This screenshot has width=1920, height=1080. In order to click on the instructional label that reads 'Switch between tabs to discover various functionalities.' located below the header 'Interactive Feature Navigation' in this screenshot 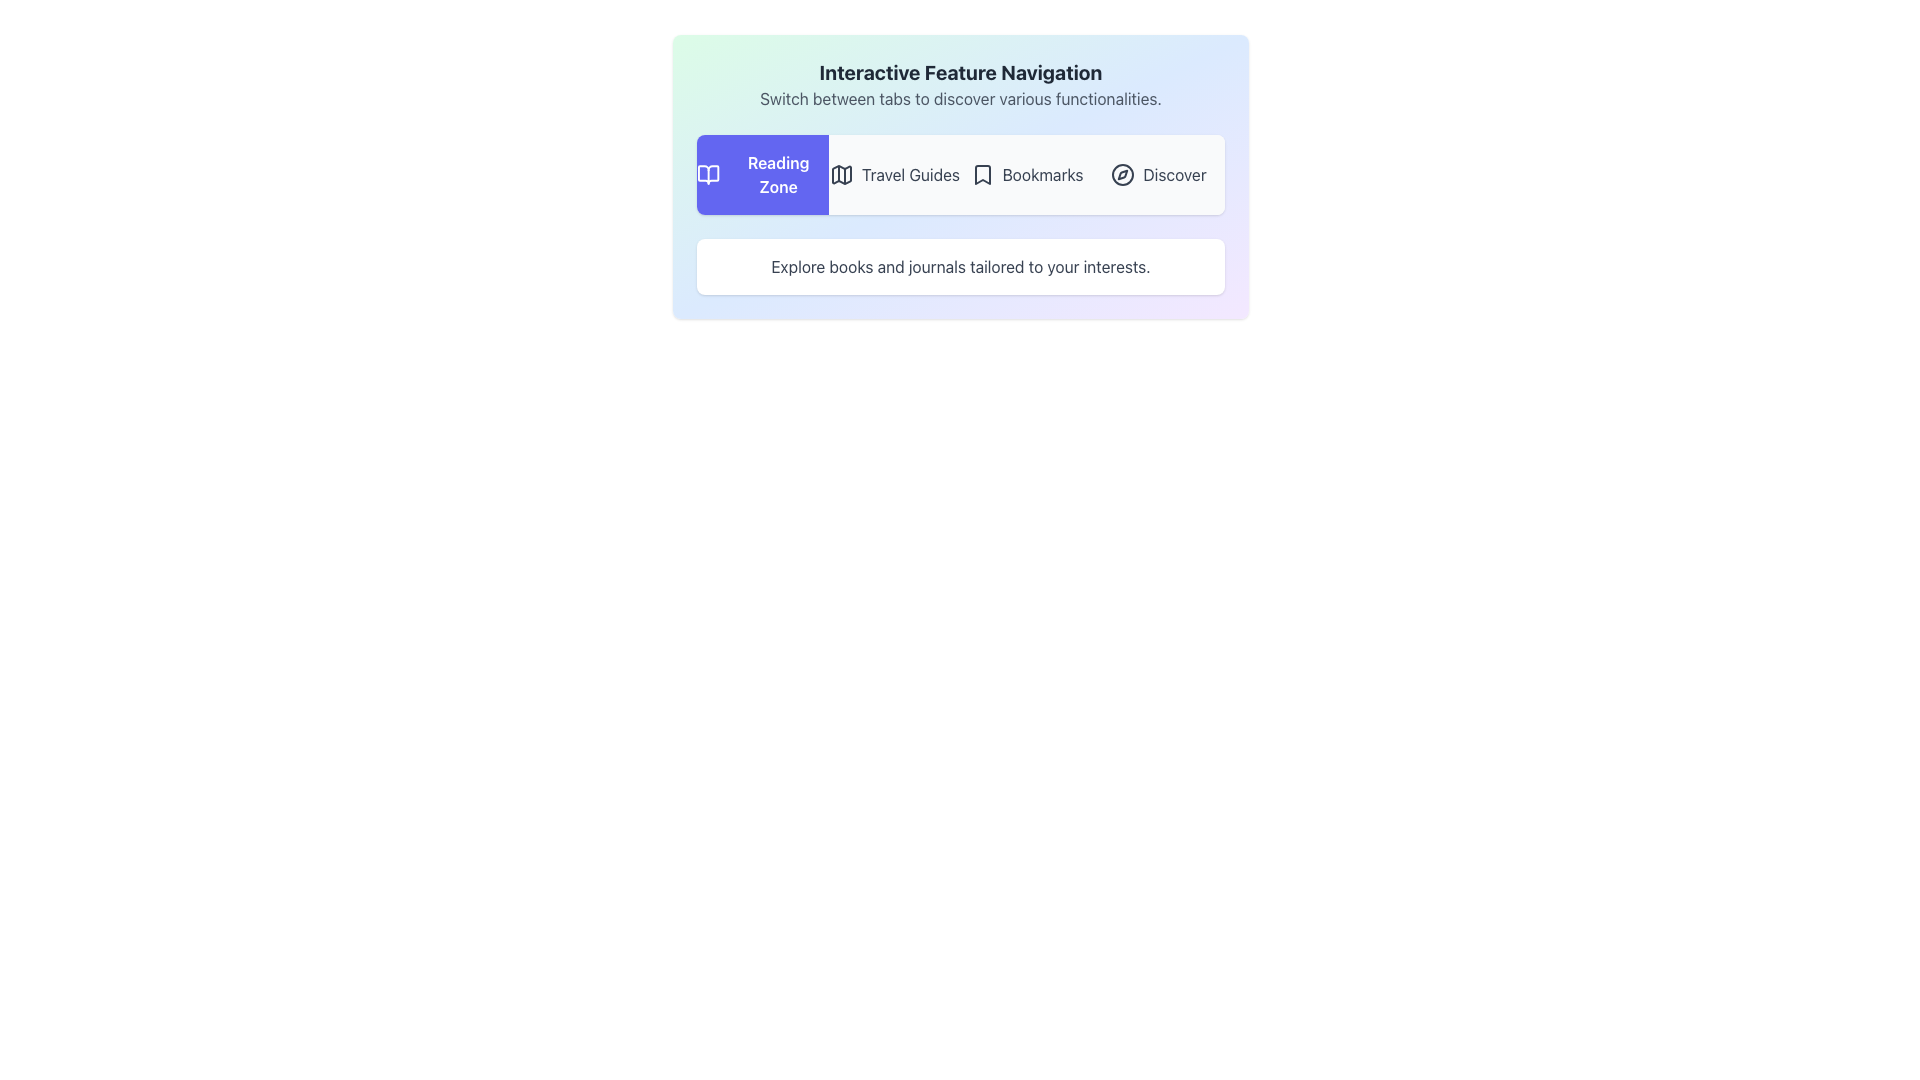, I will do `click(960, 99)`.